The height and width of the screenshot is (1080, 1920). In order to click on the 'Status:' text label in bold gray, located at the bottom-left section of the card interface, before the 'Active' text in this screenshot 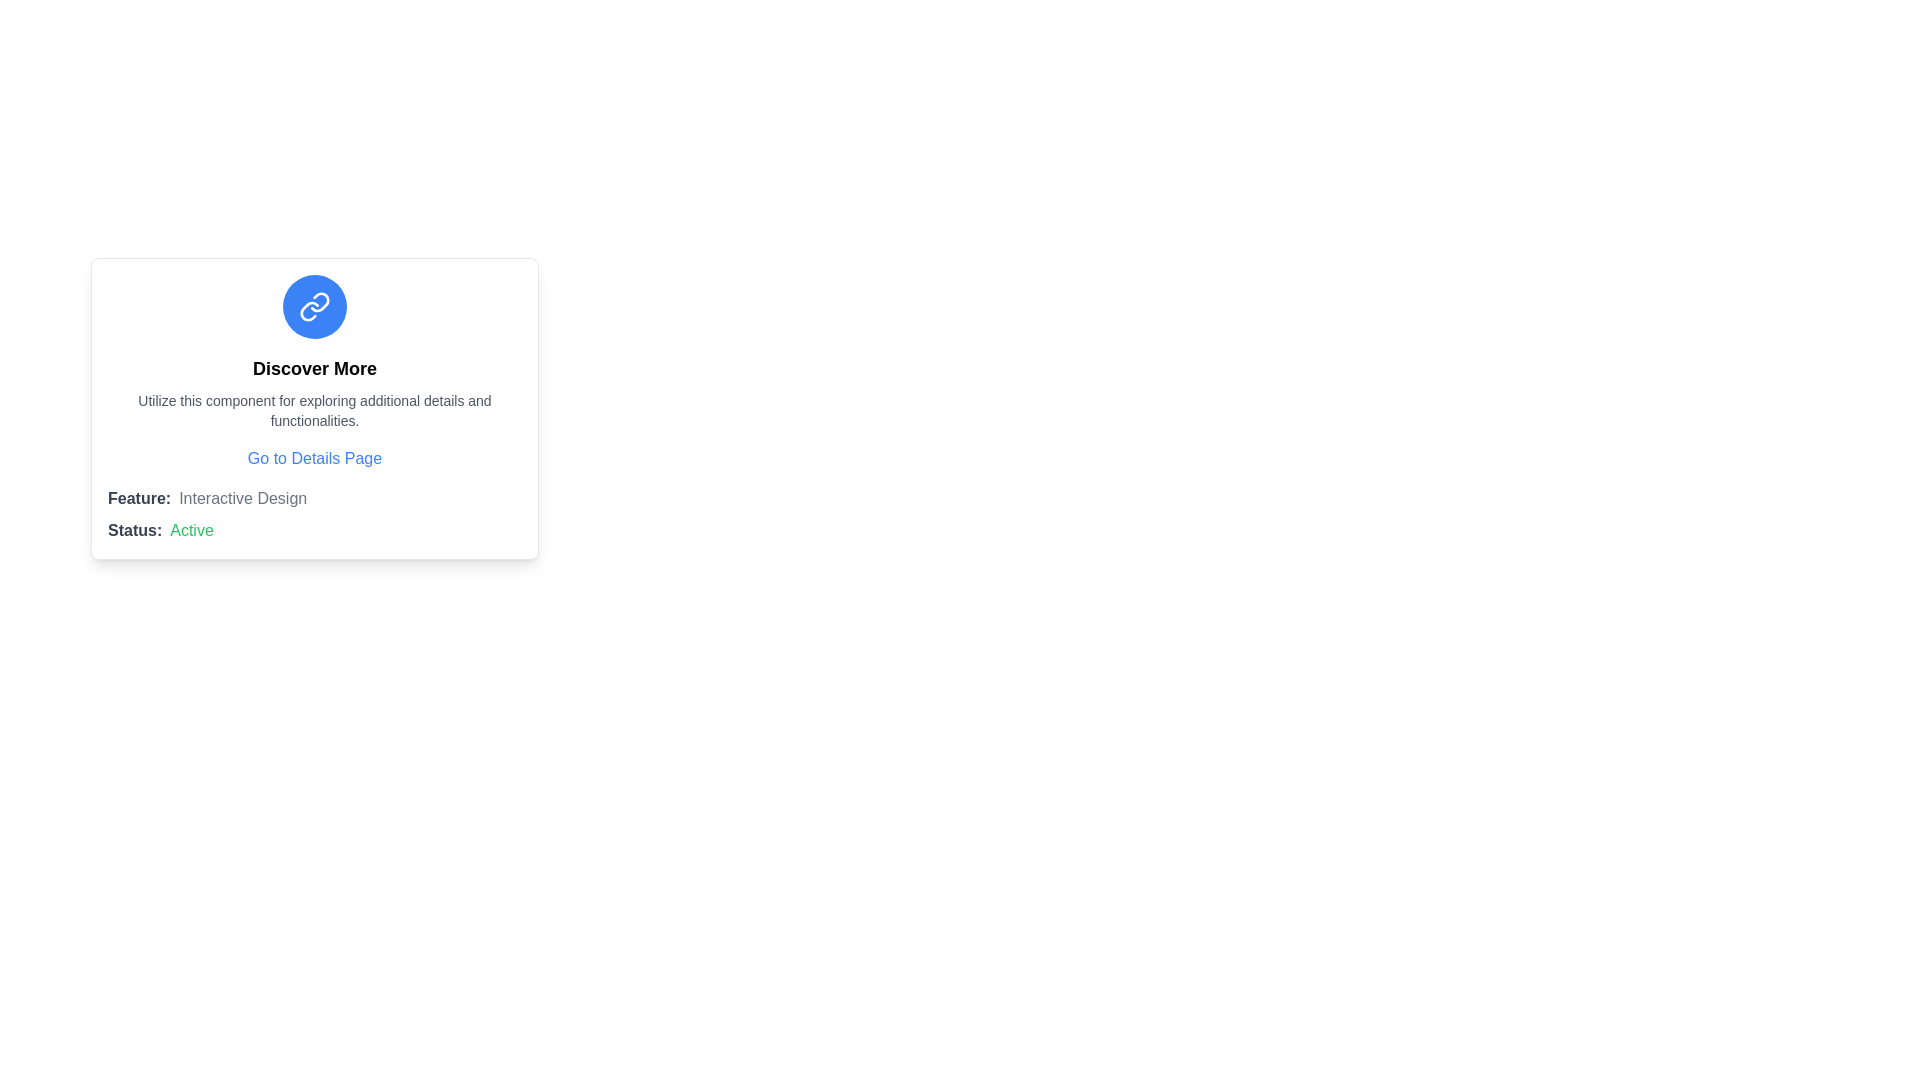, I will do `click(134, 530)`.